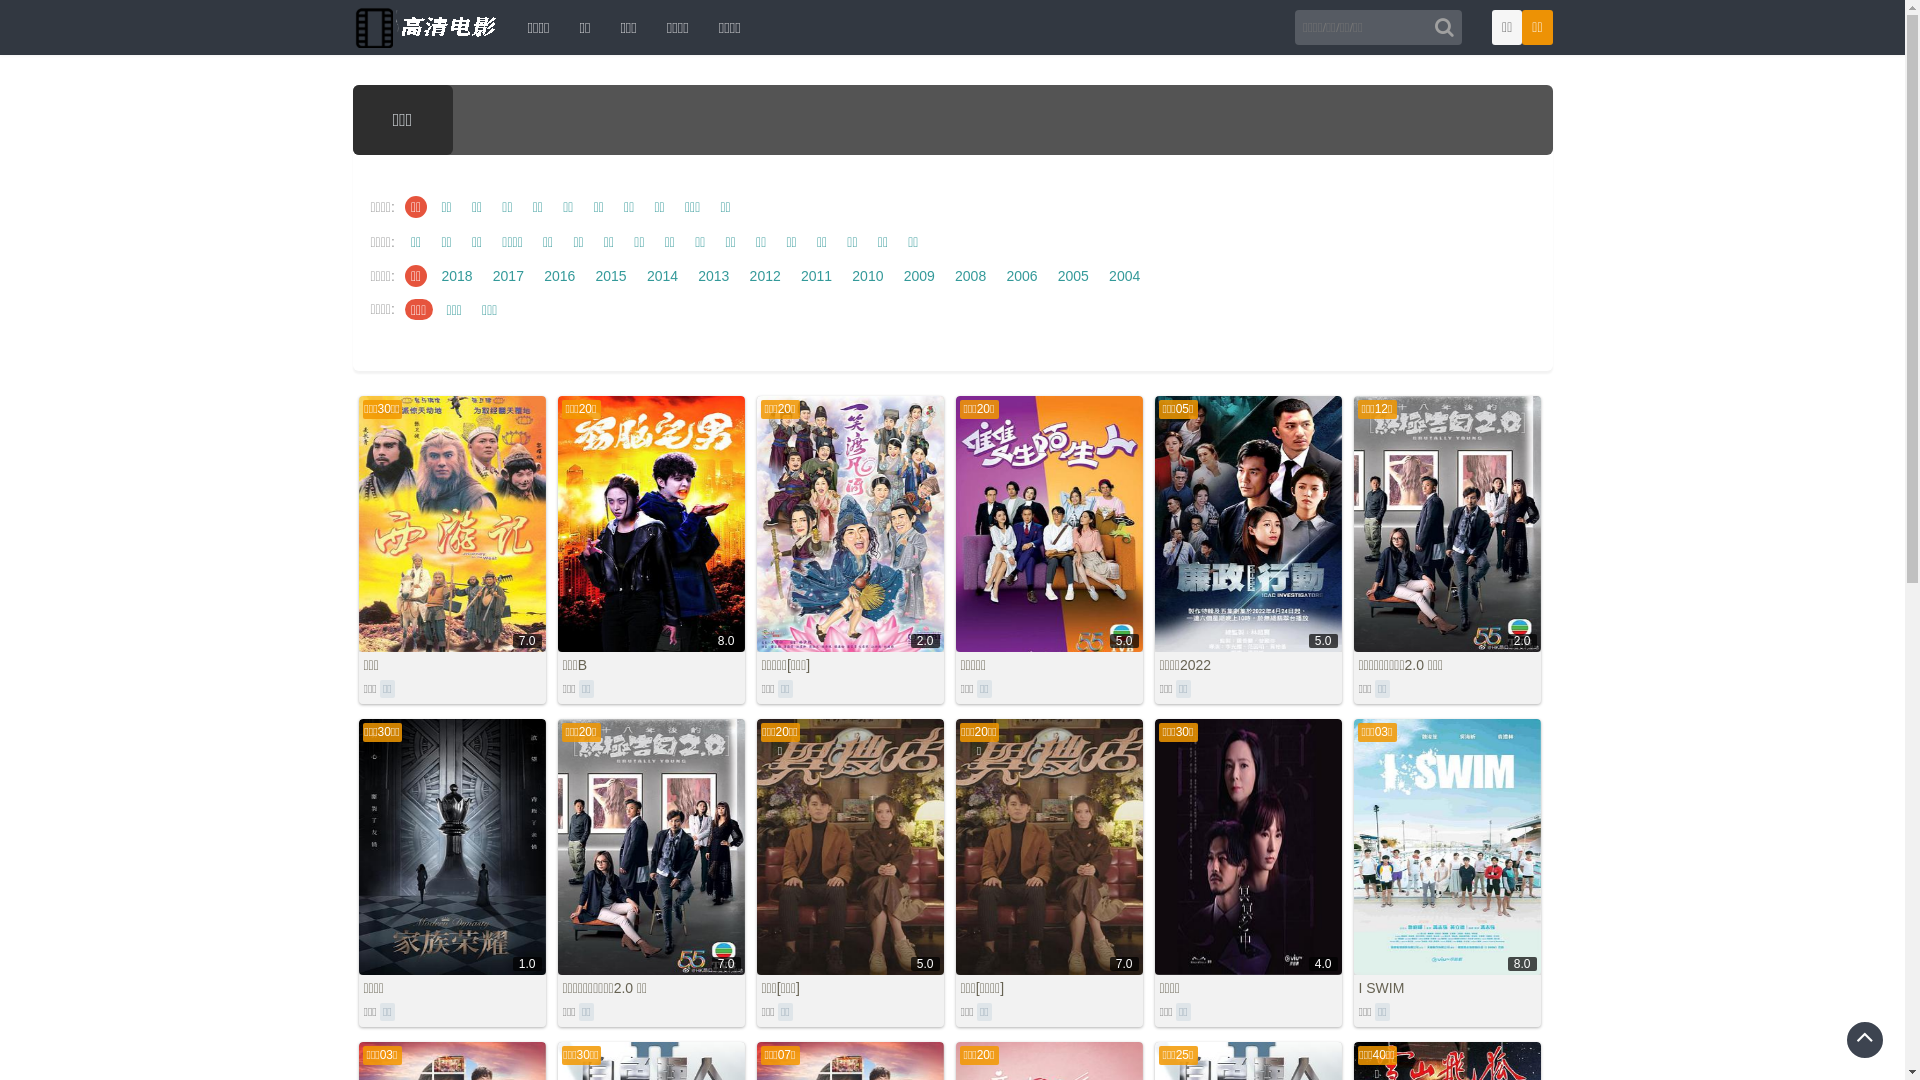  Describe the element at coordinates (508, 276) in the screenshot. I see `'2017'` at that location.